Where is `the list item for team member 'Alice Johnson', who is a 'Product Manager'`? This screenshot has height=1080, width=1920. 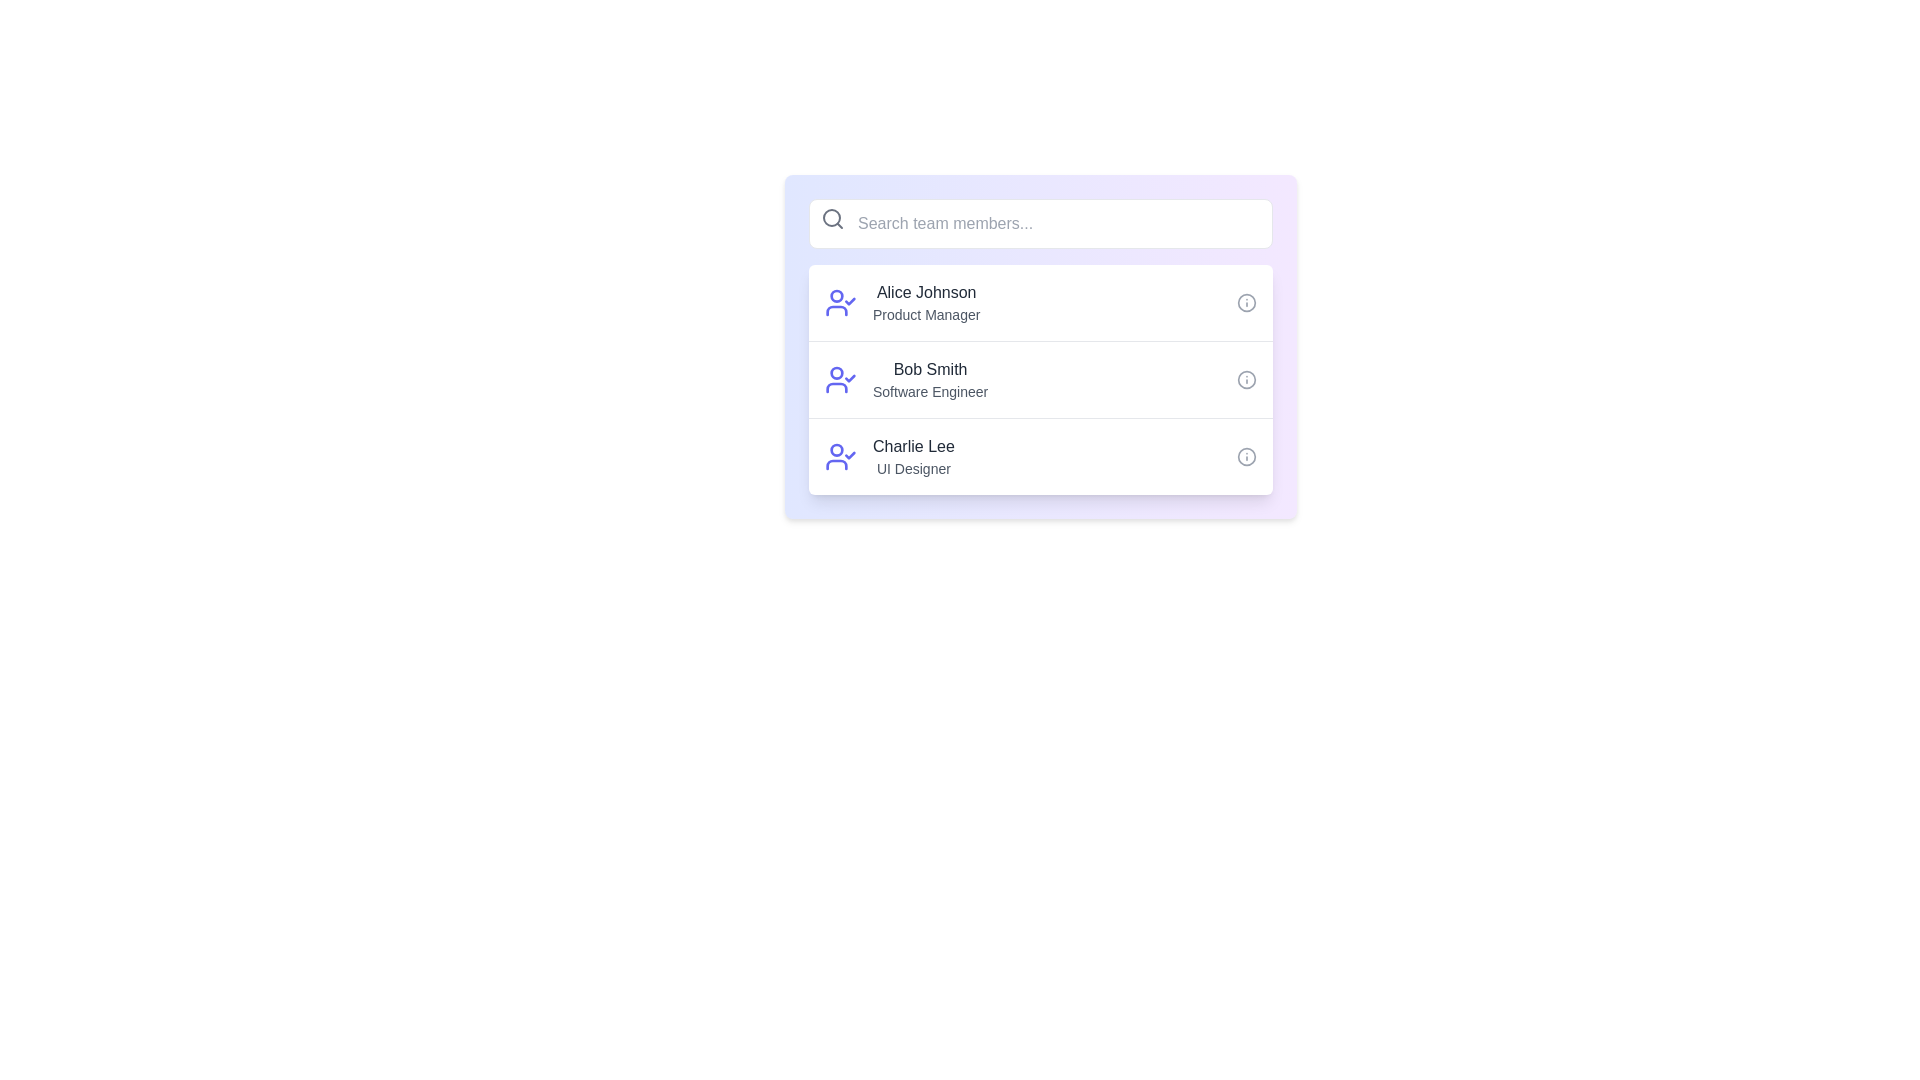
the list item for team member 'Alice Johnson', who is a 'Product Manager' is located at coordinates (901, 303).